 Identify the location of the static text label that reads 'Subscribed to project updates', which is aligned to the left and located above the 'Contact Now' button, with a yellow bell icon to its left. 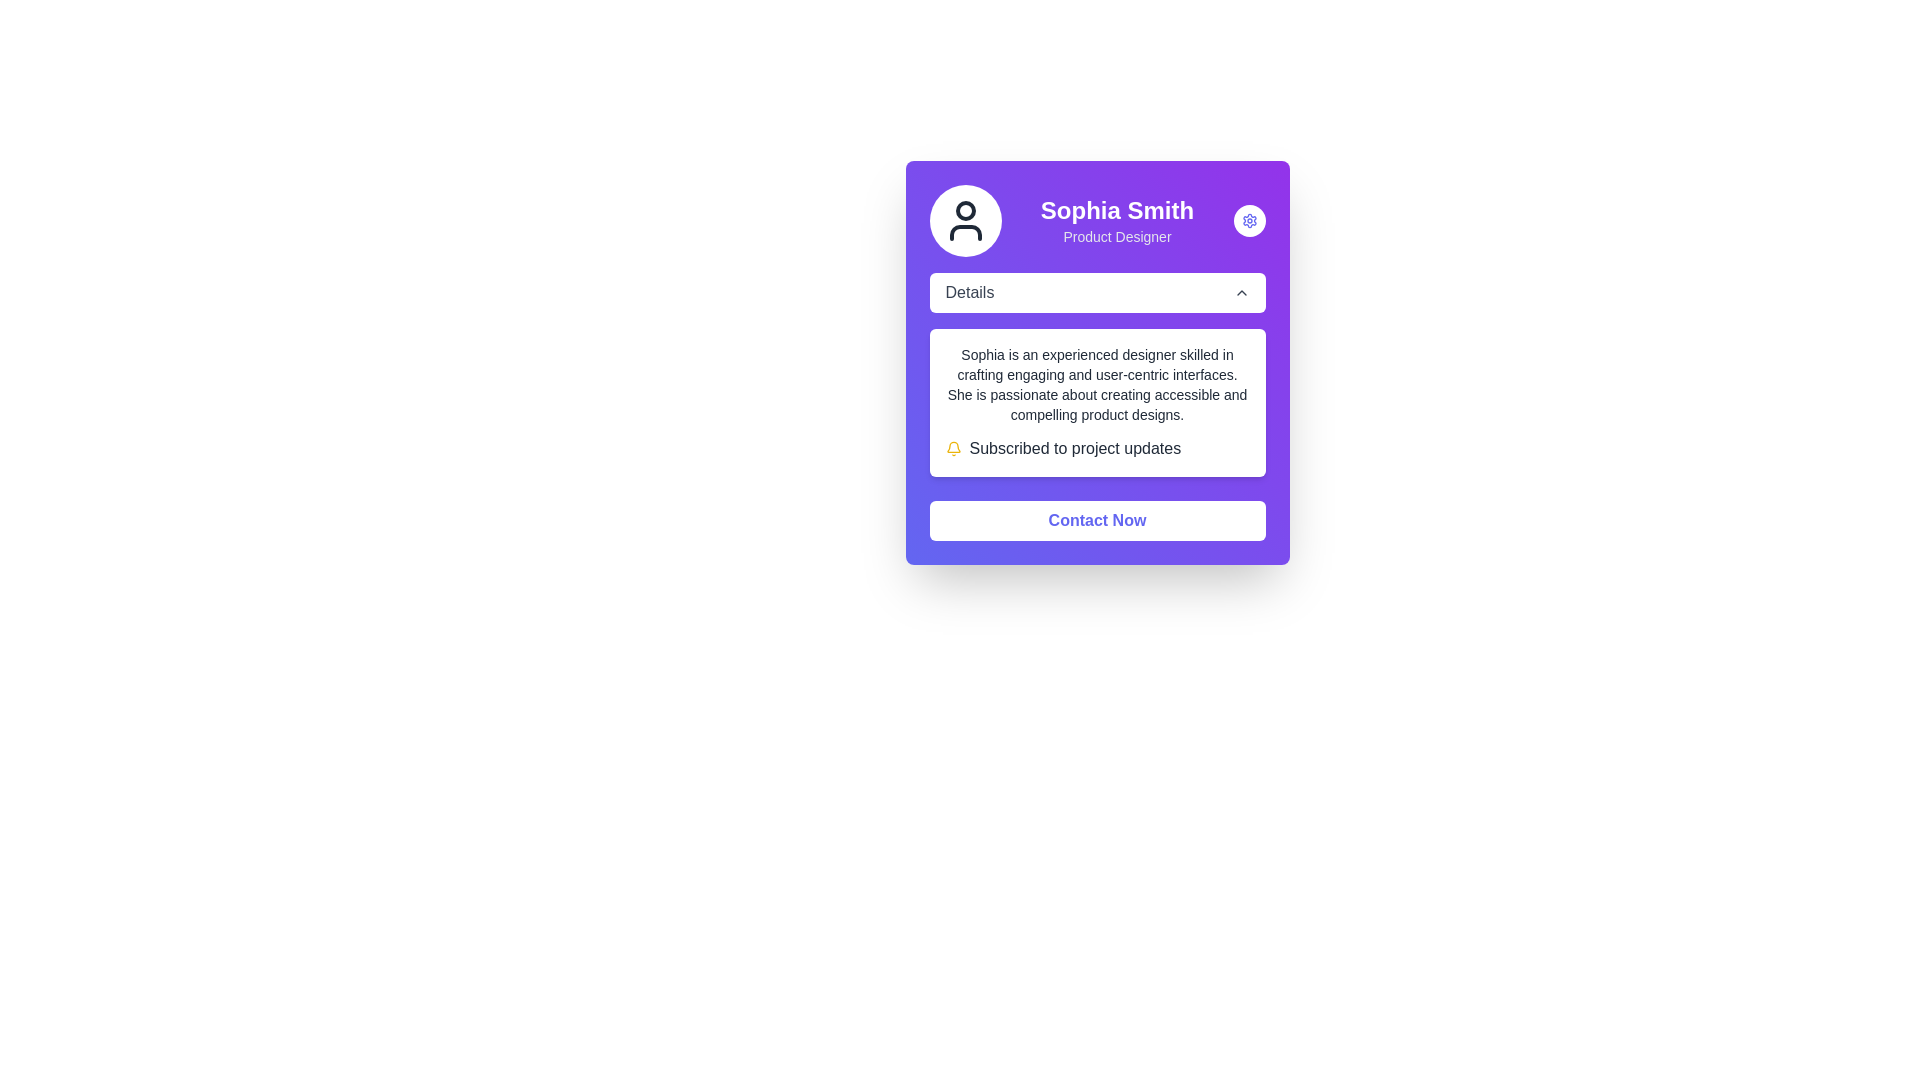
(1074, 447).